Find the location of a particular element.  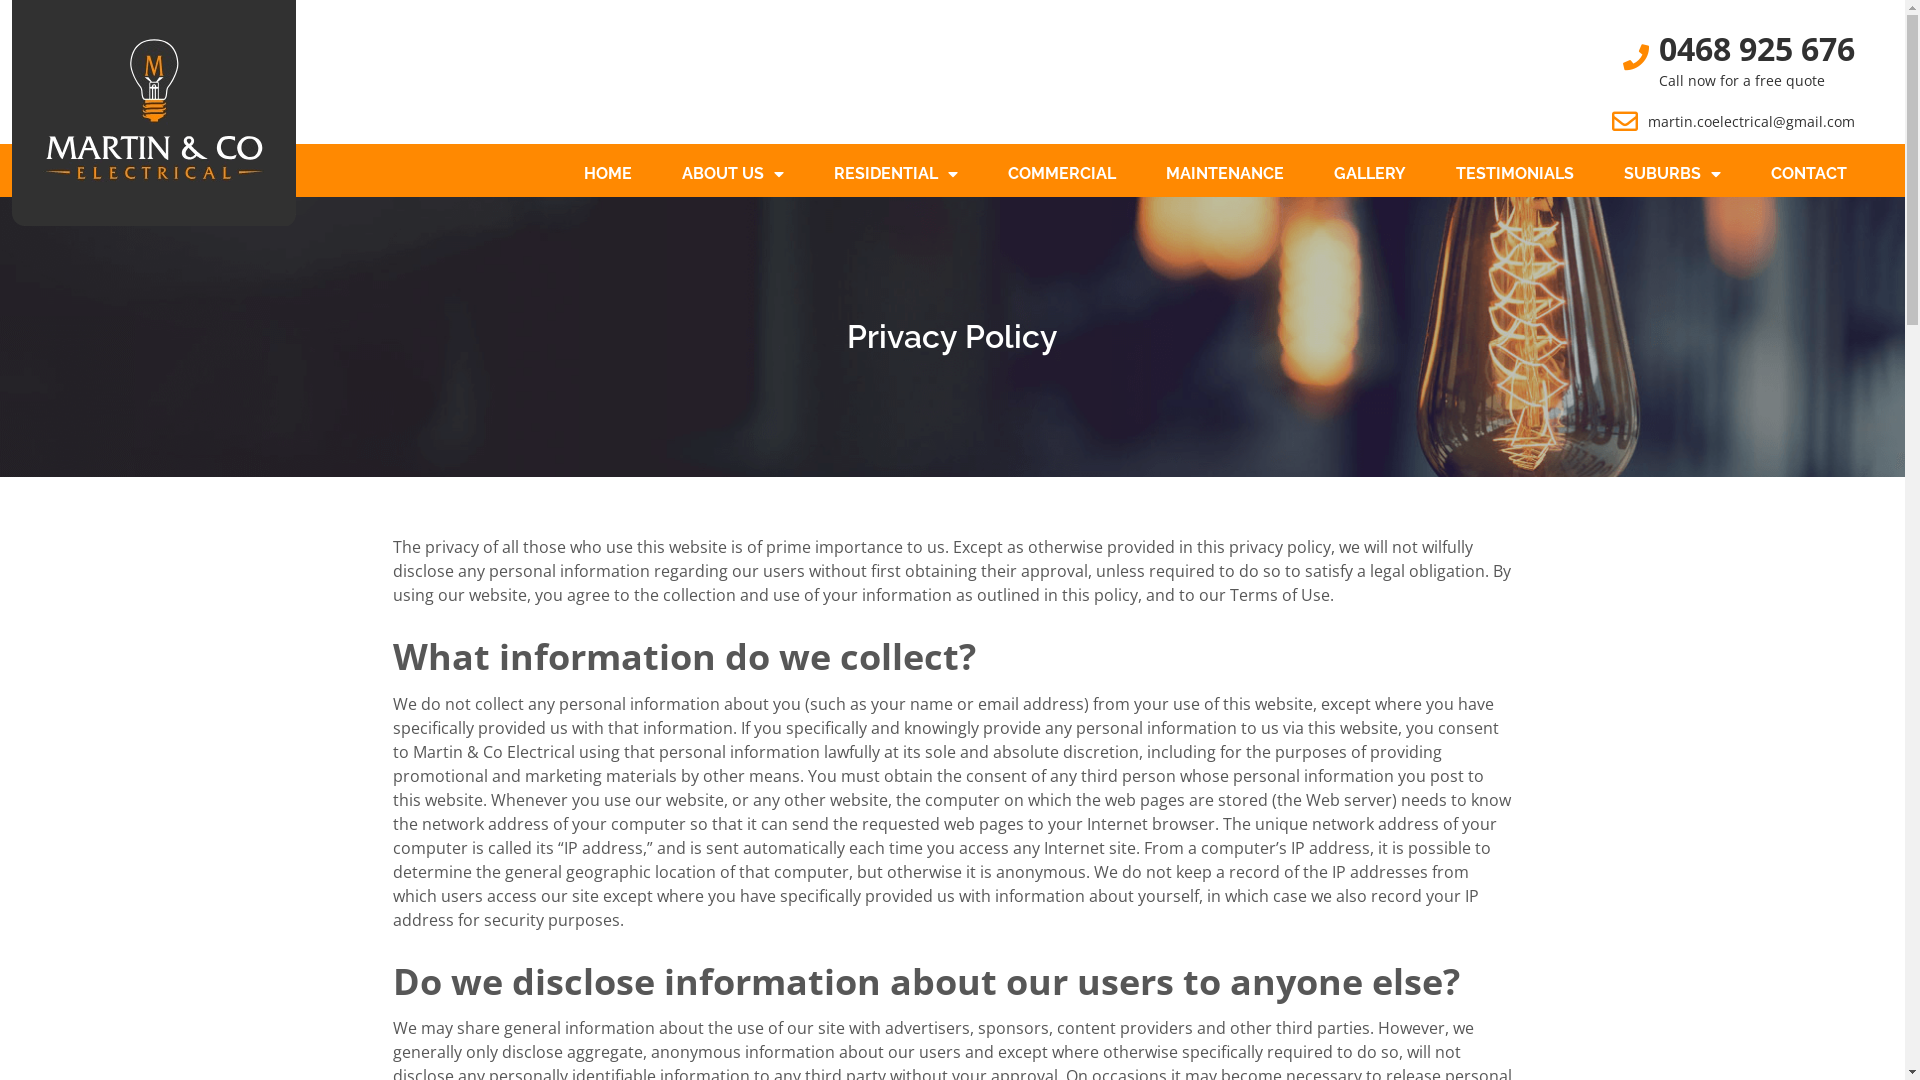

'MAINTENANCE' is located at coordinates (1223, 172).